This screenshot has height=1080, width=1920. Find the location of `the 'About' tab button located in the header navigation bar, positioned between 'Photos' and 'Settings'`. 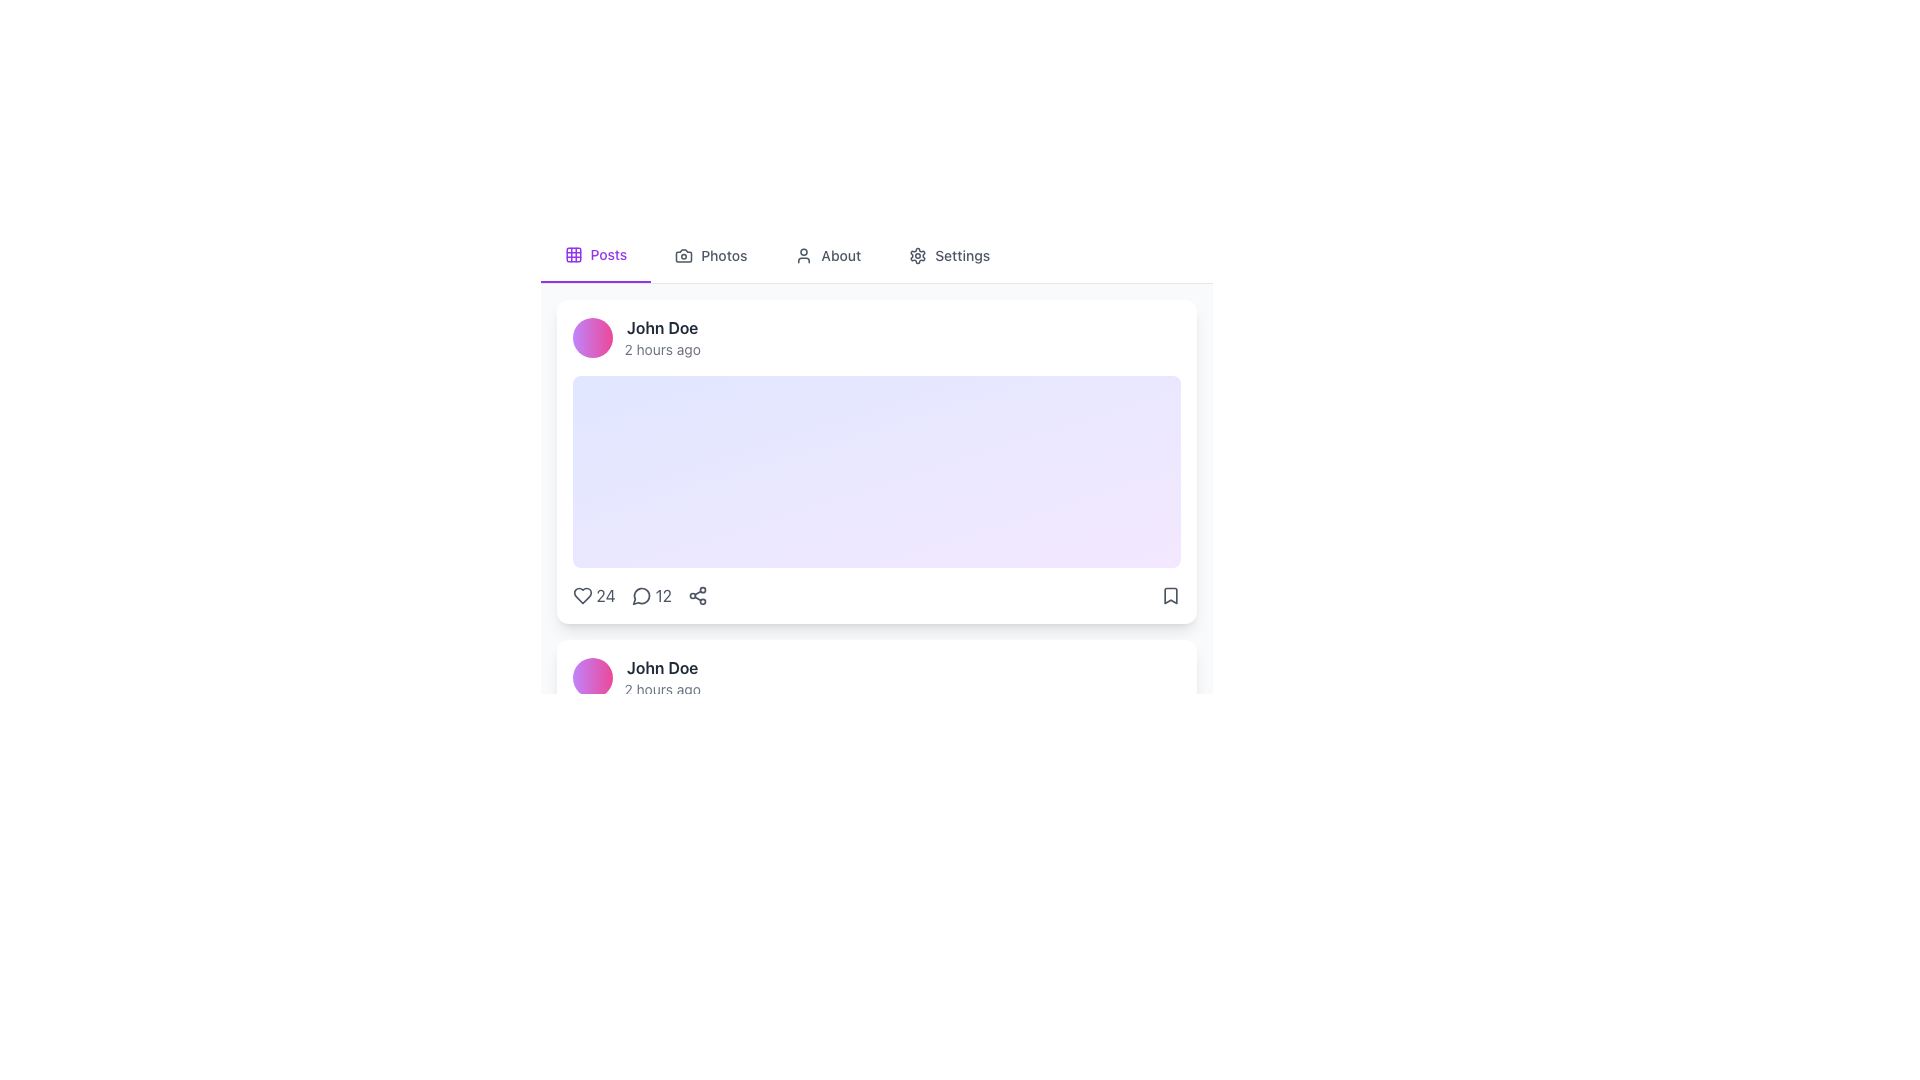

the 'About' tab button located in the header navigation bar, positioned between 'Photos' and 'Settings' is located at coordinates (828, 254).